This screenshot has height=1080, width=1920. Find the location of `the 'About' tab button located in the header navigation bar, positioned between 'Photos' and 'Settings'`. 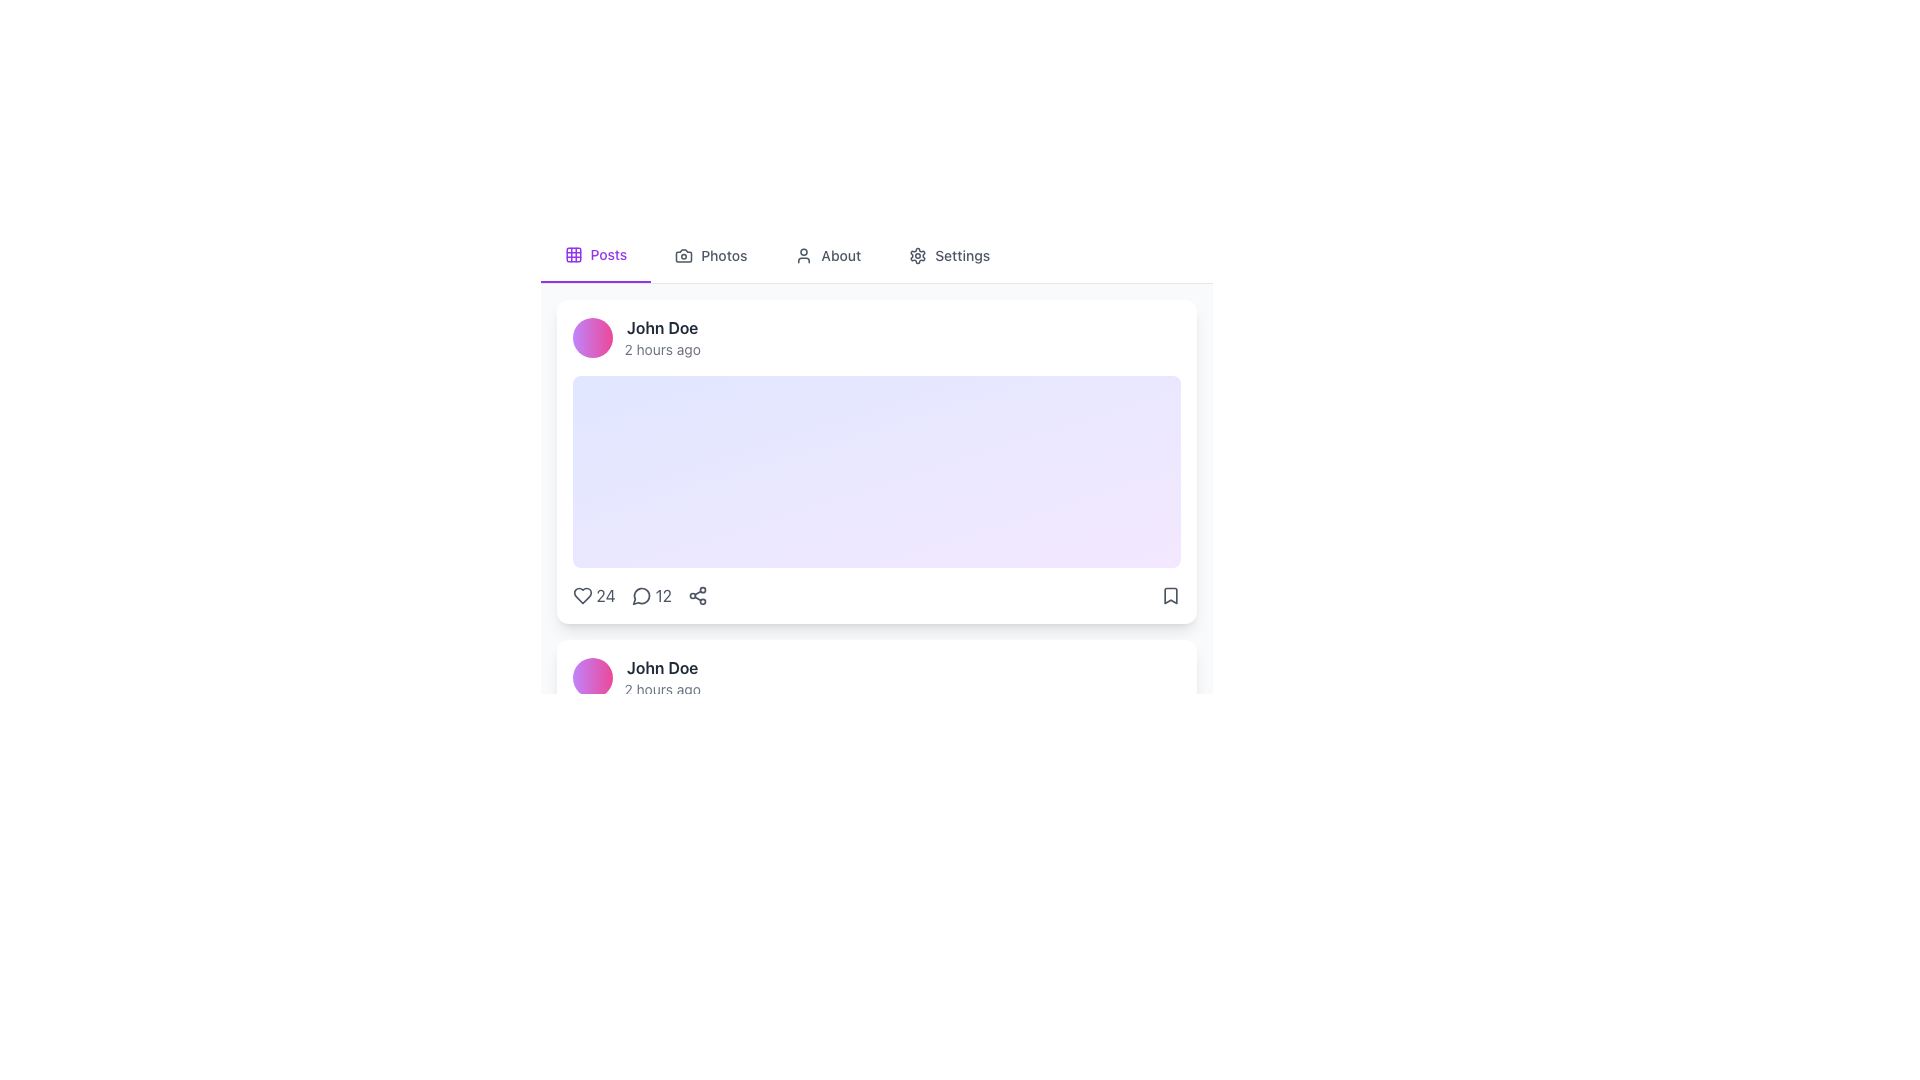

the 'About' tab button located in the header navigation bar, positioned between 'Photos' and 'Settings' is located at coordinates (828, 254).